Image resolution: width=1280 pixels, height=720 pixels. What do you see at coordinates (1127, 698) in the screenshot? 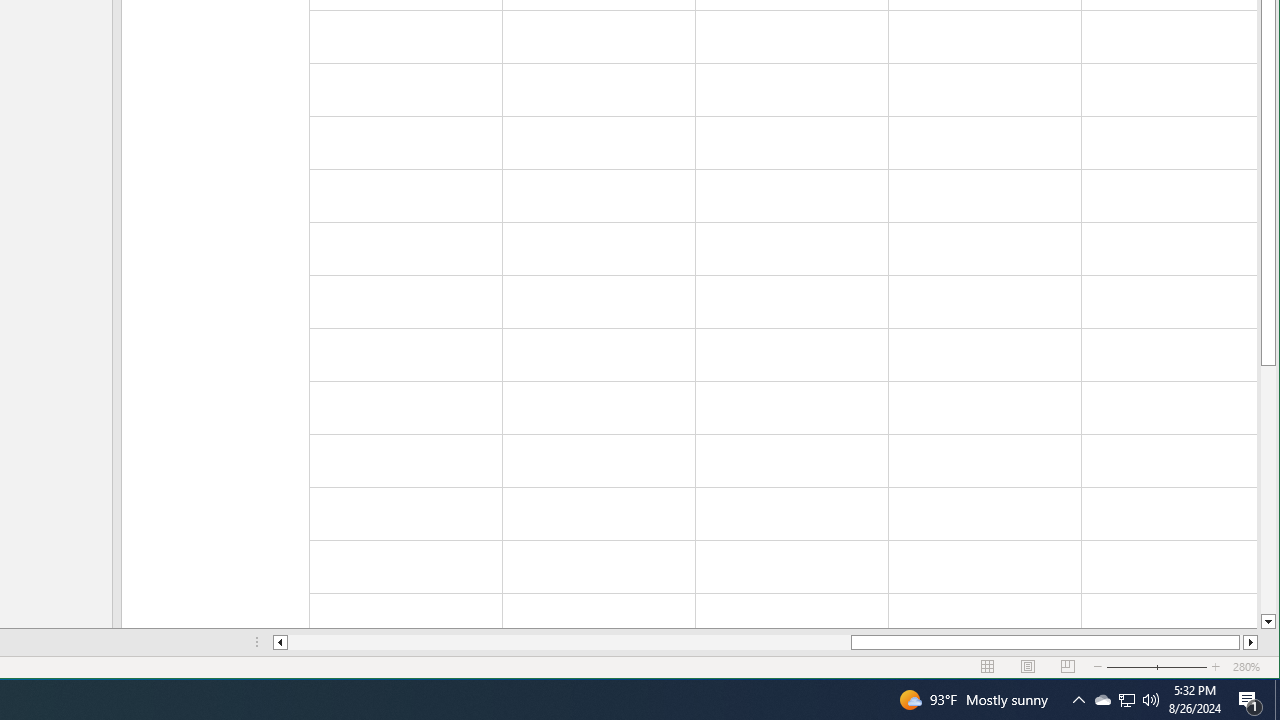
I see `'User Promoted Notification Area'` at bounding box center [1127, 698].